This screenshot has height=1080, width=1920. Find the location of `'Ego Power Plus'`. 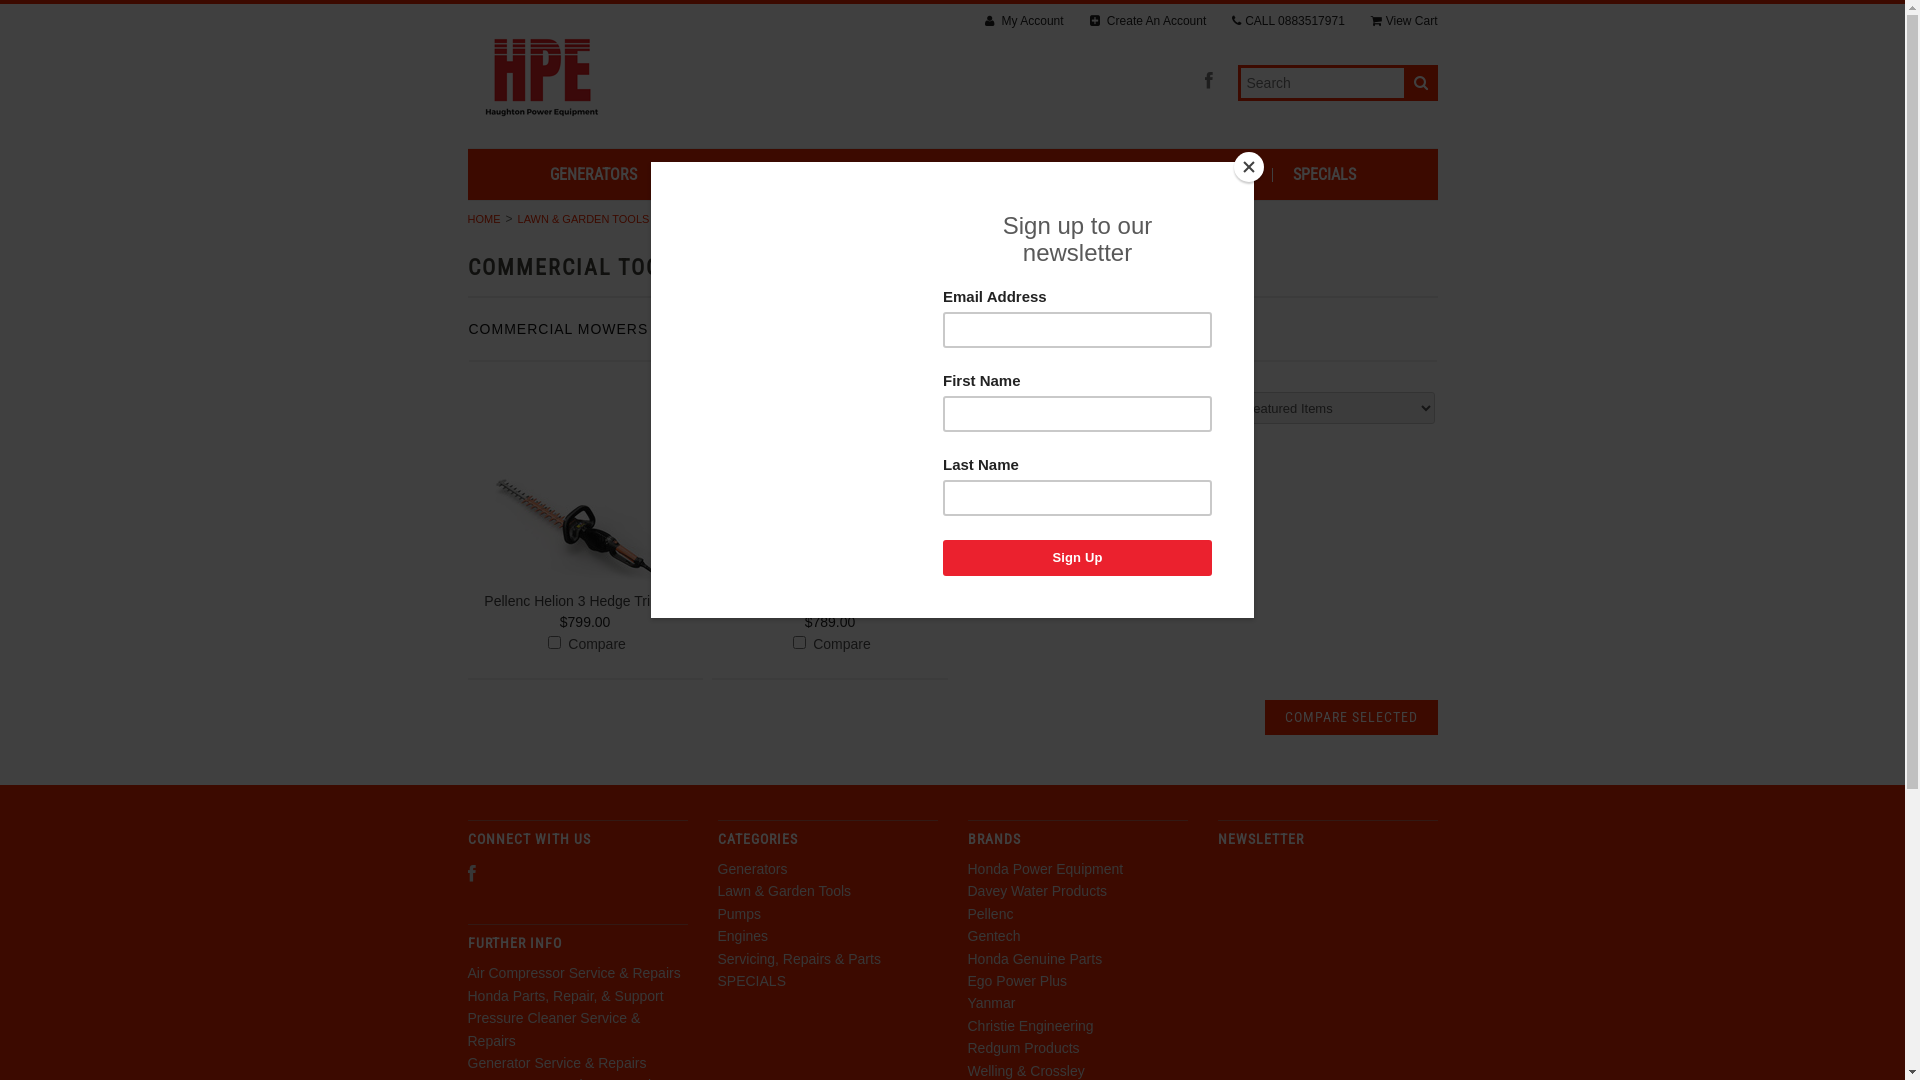

'Ego Power Plus' is located at coordinates (1017, 979).